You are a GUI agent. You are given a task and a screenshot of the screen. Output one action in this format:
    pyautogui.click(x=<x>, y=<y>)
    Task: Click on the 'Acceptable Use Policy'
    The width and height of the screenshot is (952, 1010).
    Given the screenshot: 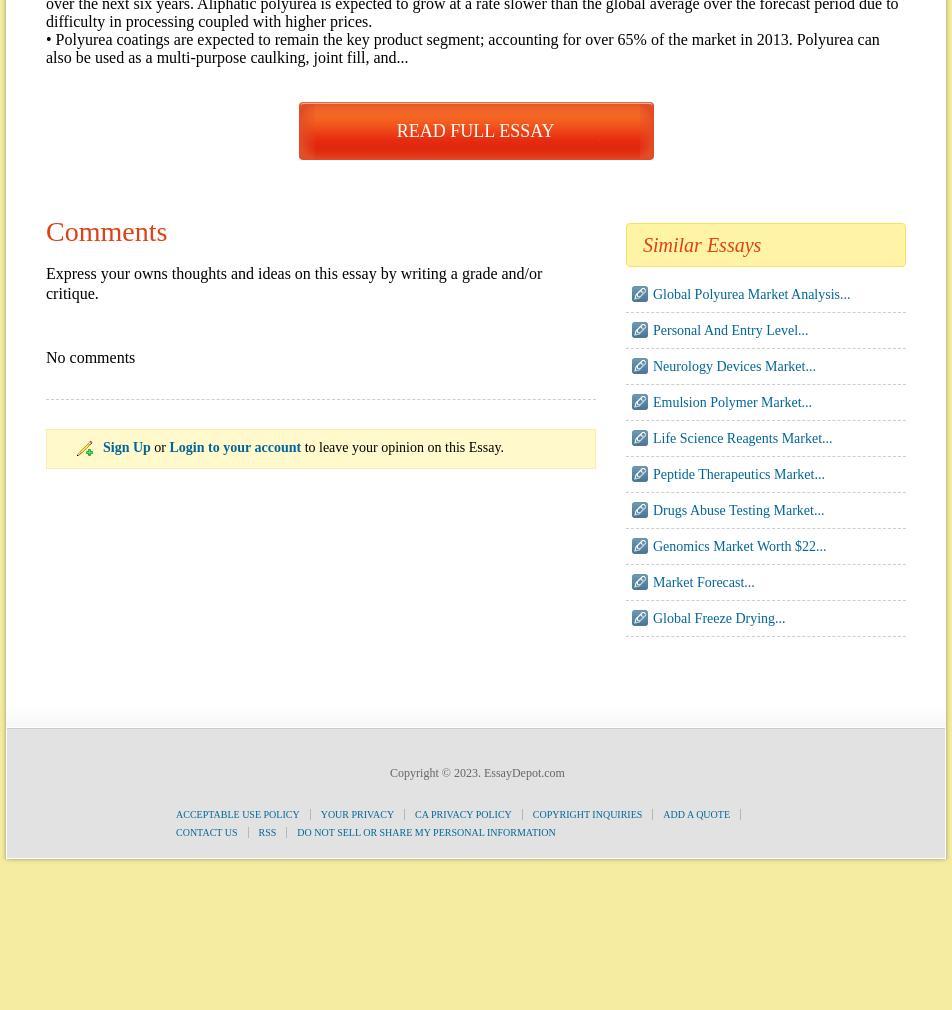 What is the action you would take?
    pyautogui.click(x=237, y=814)
    